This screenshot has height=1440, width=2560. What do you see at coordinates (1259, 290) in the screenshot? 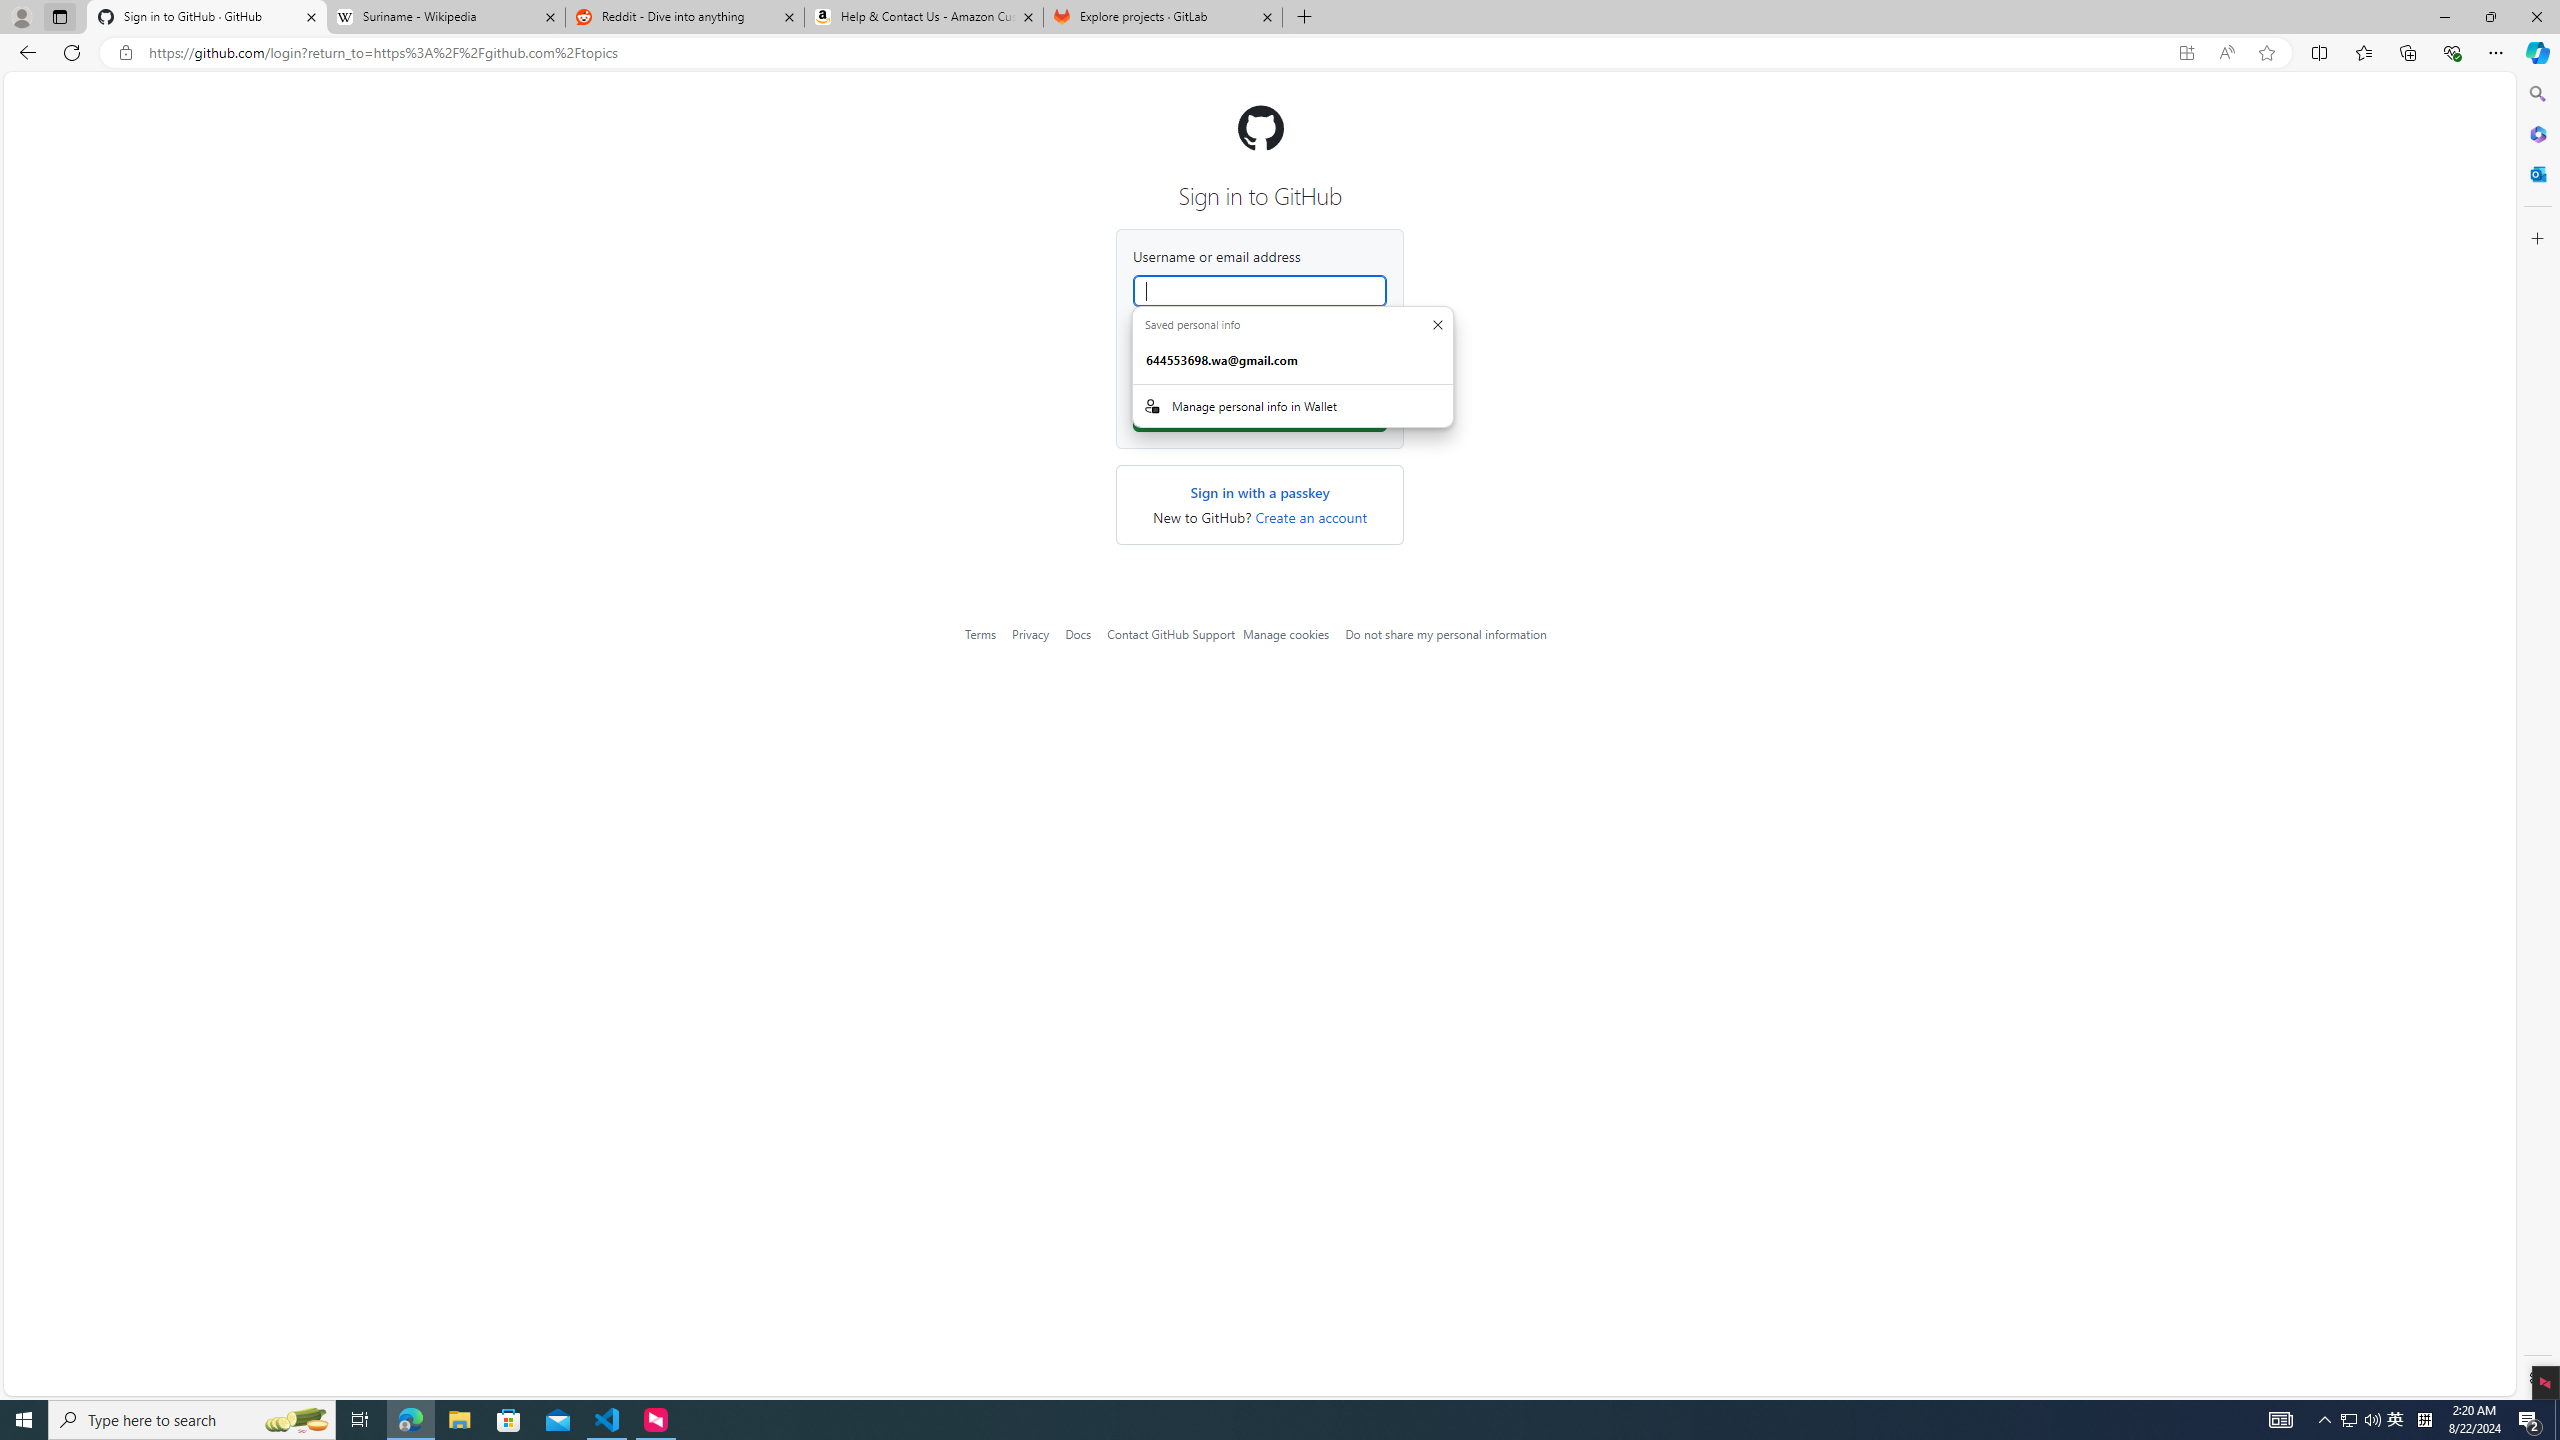
I see `'Username or email address'` at bounding box center [1259, 290].